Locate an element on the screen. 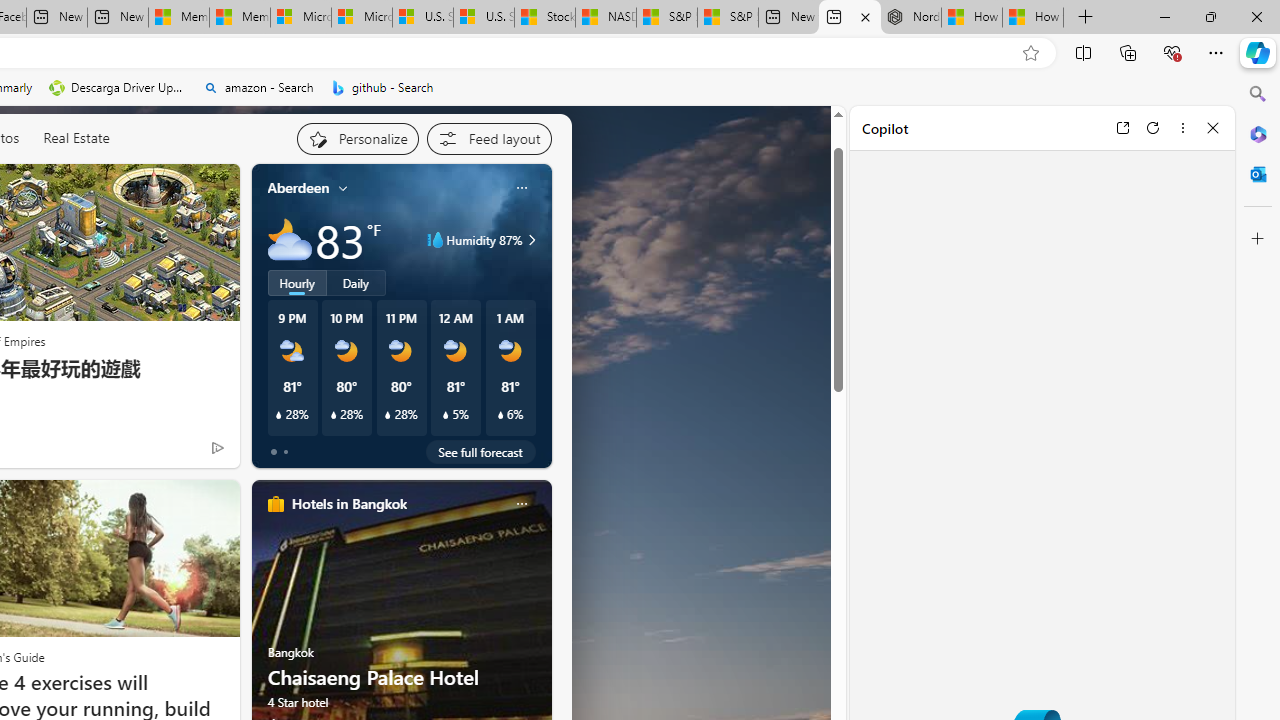  'Class: weather-arrow-glyph' is located at coordinates (531, 239).